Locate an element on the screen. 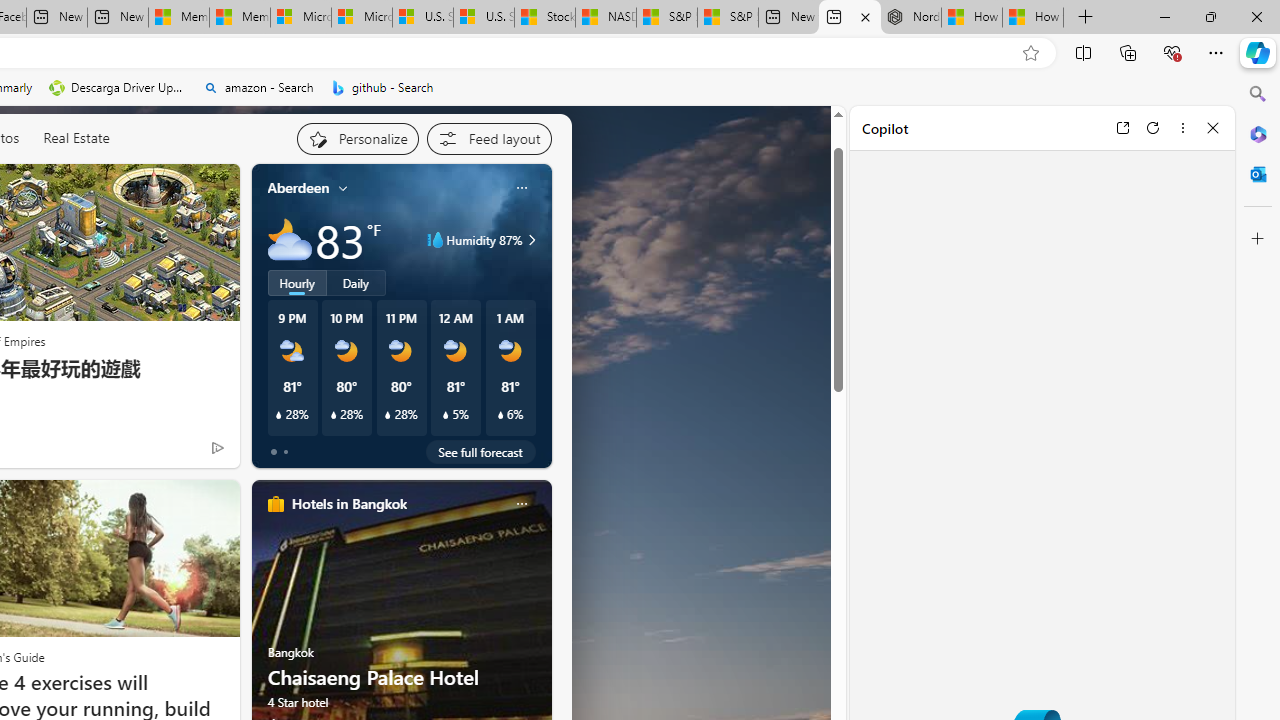  'Class: weather-arrow-glyph' is located at coordinates (531, 239).